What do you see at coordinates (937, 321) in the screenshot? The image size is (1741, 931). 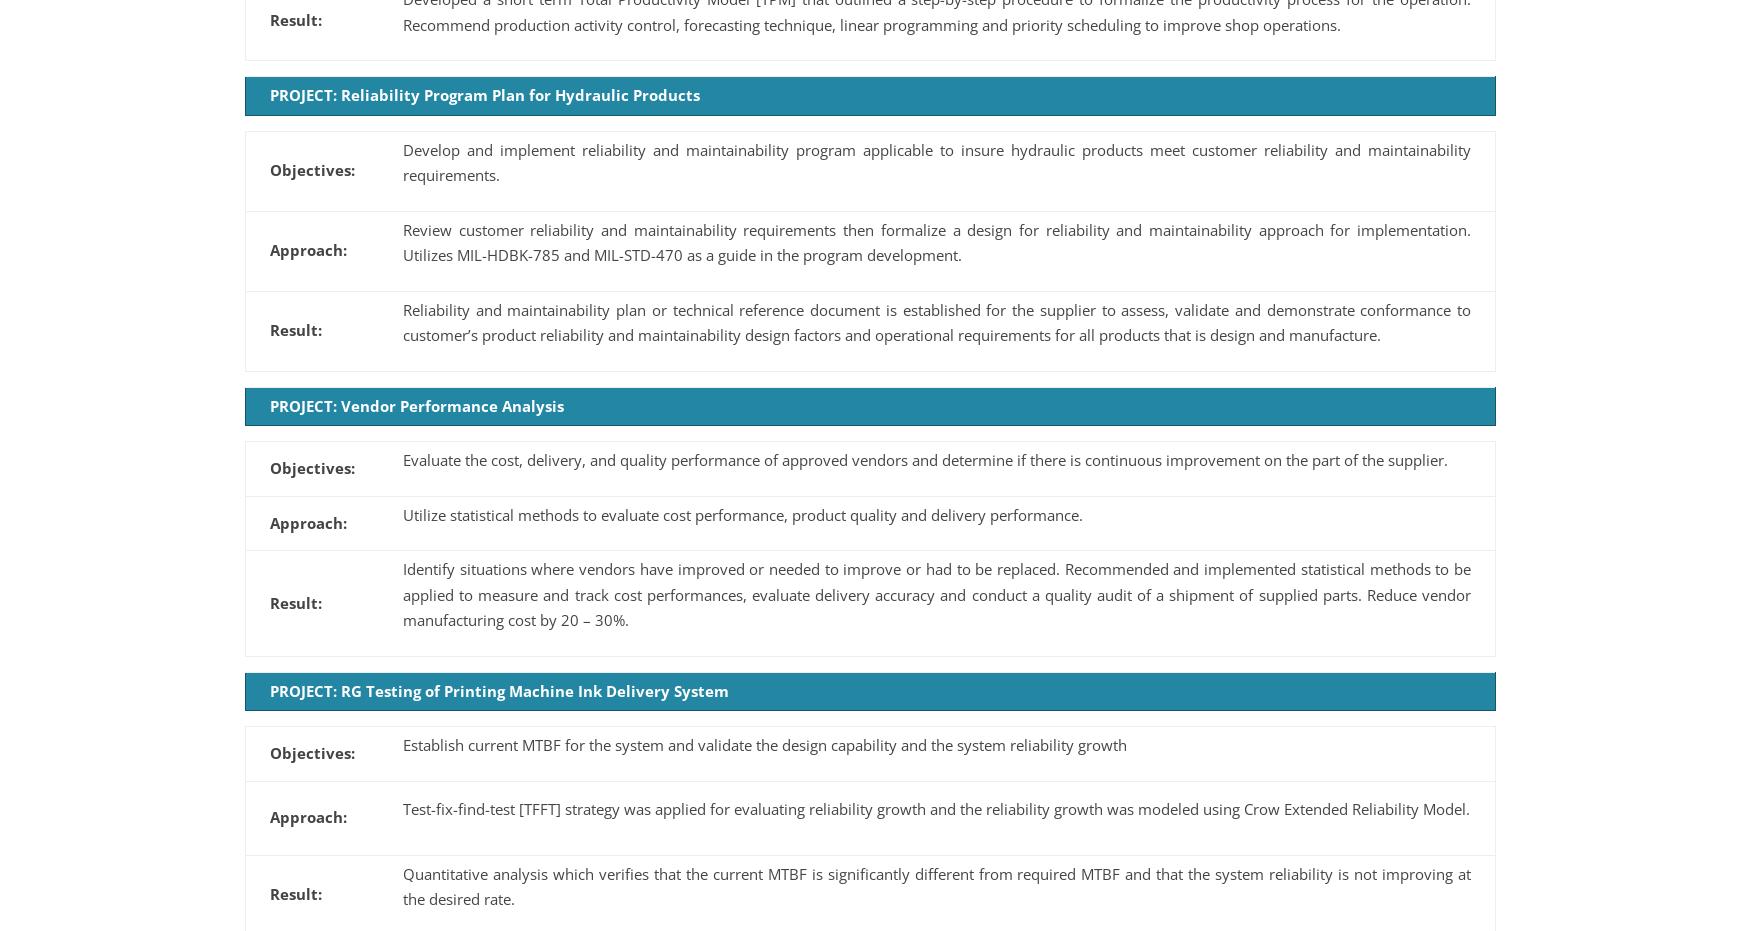 I see `'Reliability and maintainability plan or technical reference document is established for the supplier to assess, validate and demonstrate conformance to customer’s product reliability and maintainability design factors and operational requirements for all products that is design and manufacture.'` at bounding box center [937, 321].